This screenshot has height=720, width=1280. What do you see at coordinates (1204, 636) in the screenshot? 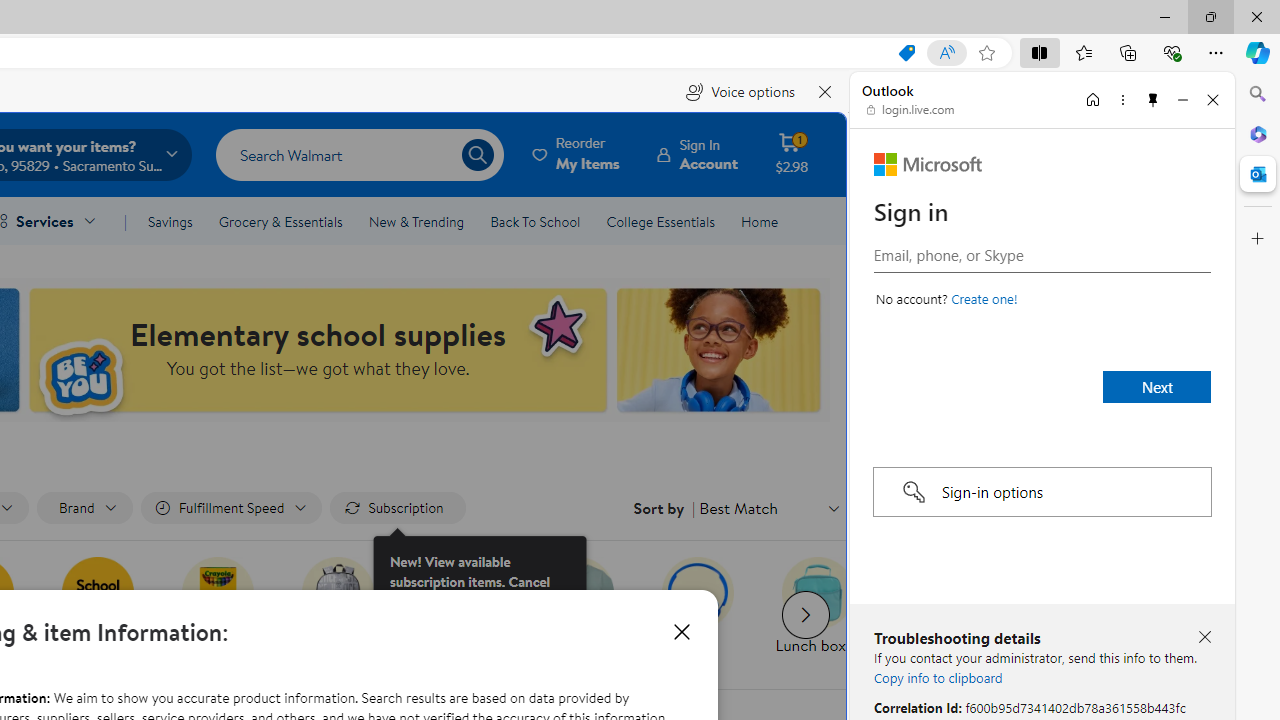
I see `'Close troubleshooting details'` at bounding box center [1204, 636].